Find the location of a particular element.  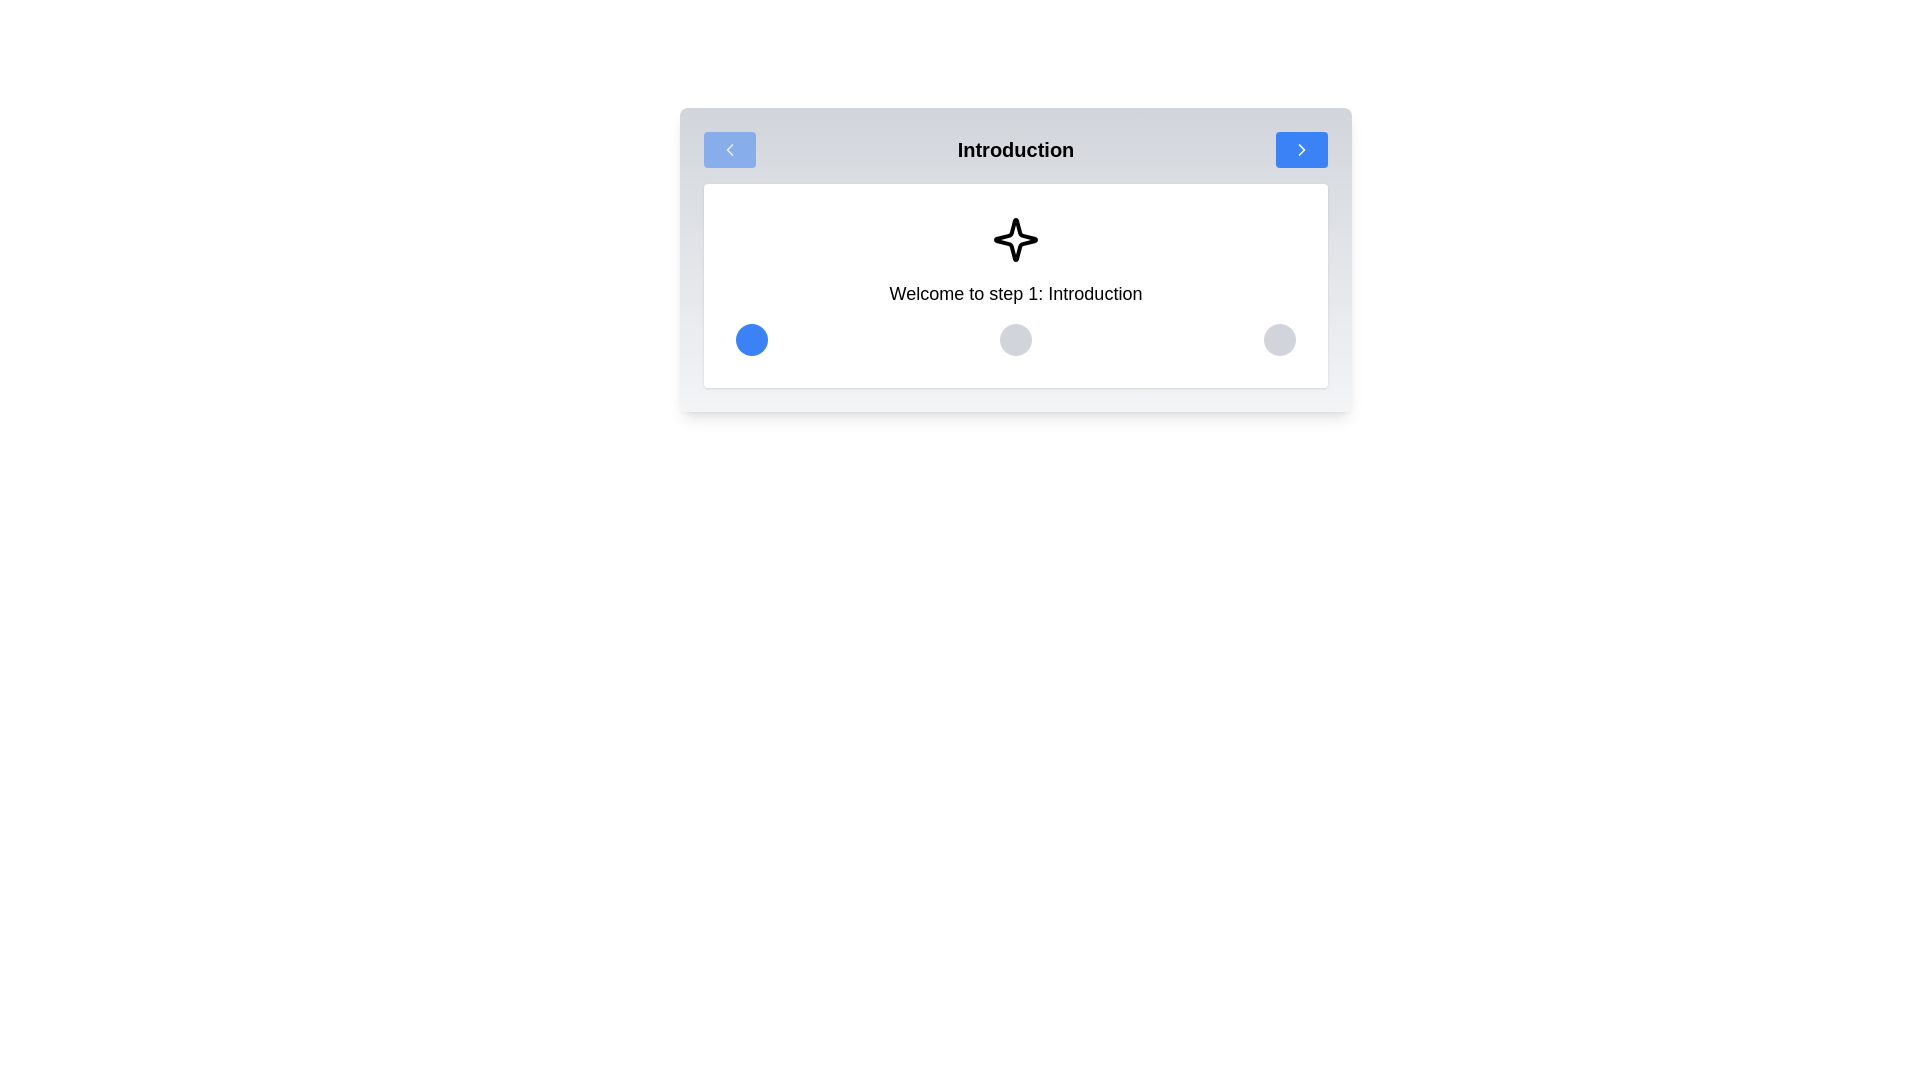

the right arrow button to navigate to the next step is located at coordinates (1301, 149).